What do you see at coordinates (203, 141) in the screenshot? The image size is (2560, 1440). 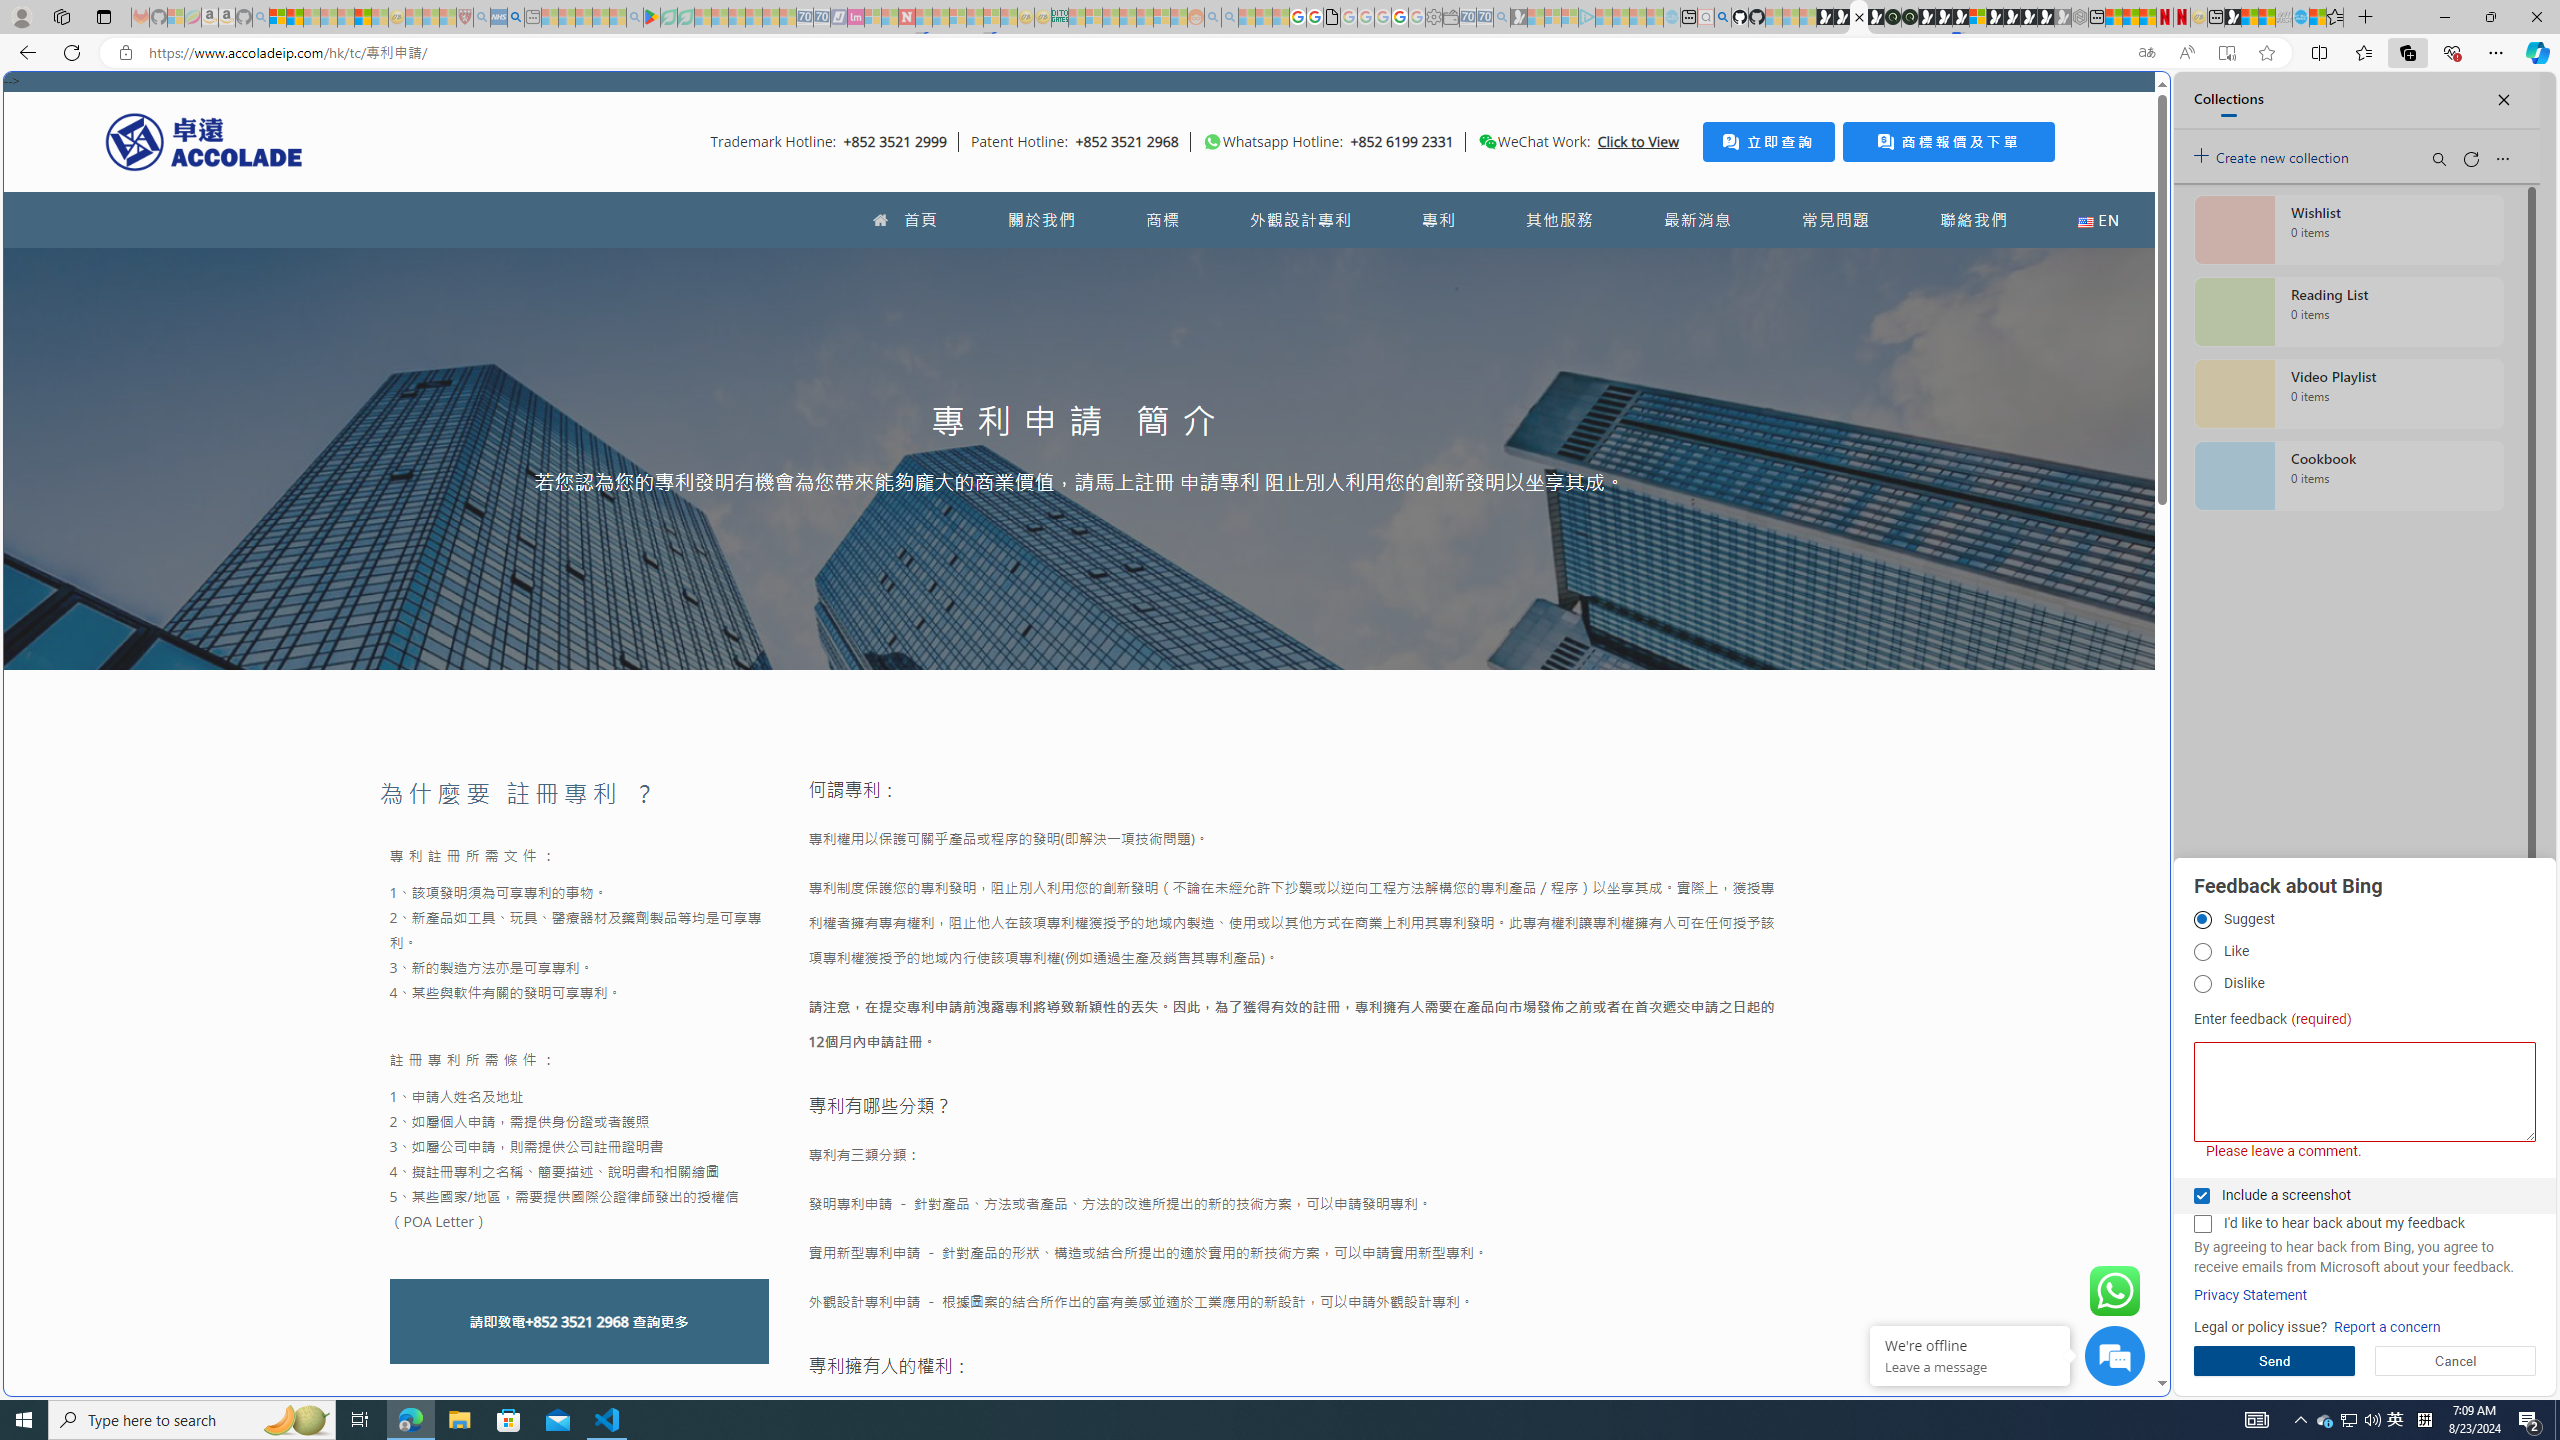 I see `'Accolade IP HK Logo'` at bounding box center [203, 141].